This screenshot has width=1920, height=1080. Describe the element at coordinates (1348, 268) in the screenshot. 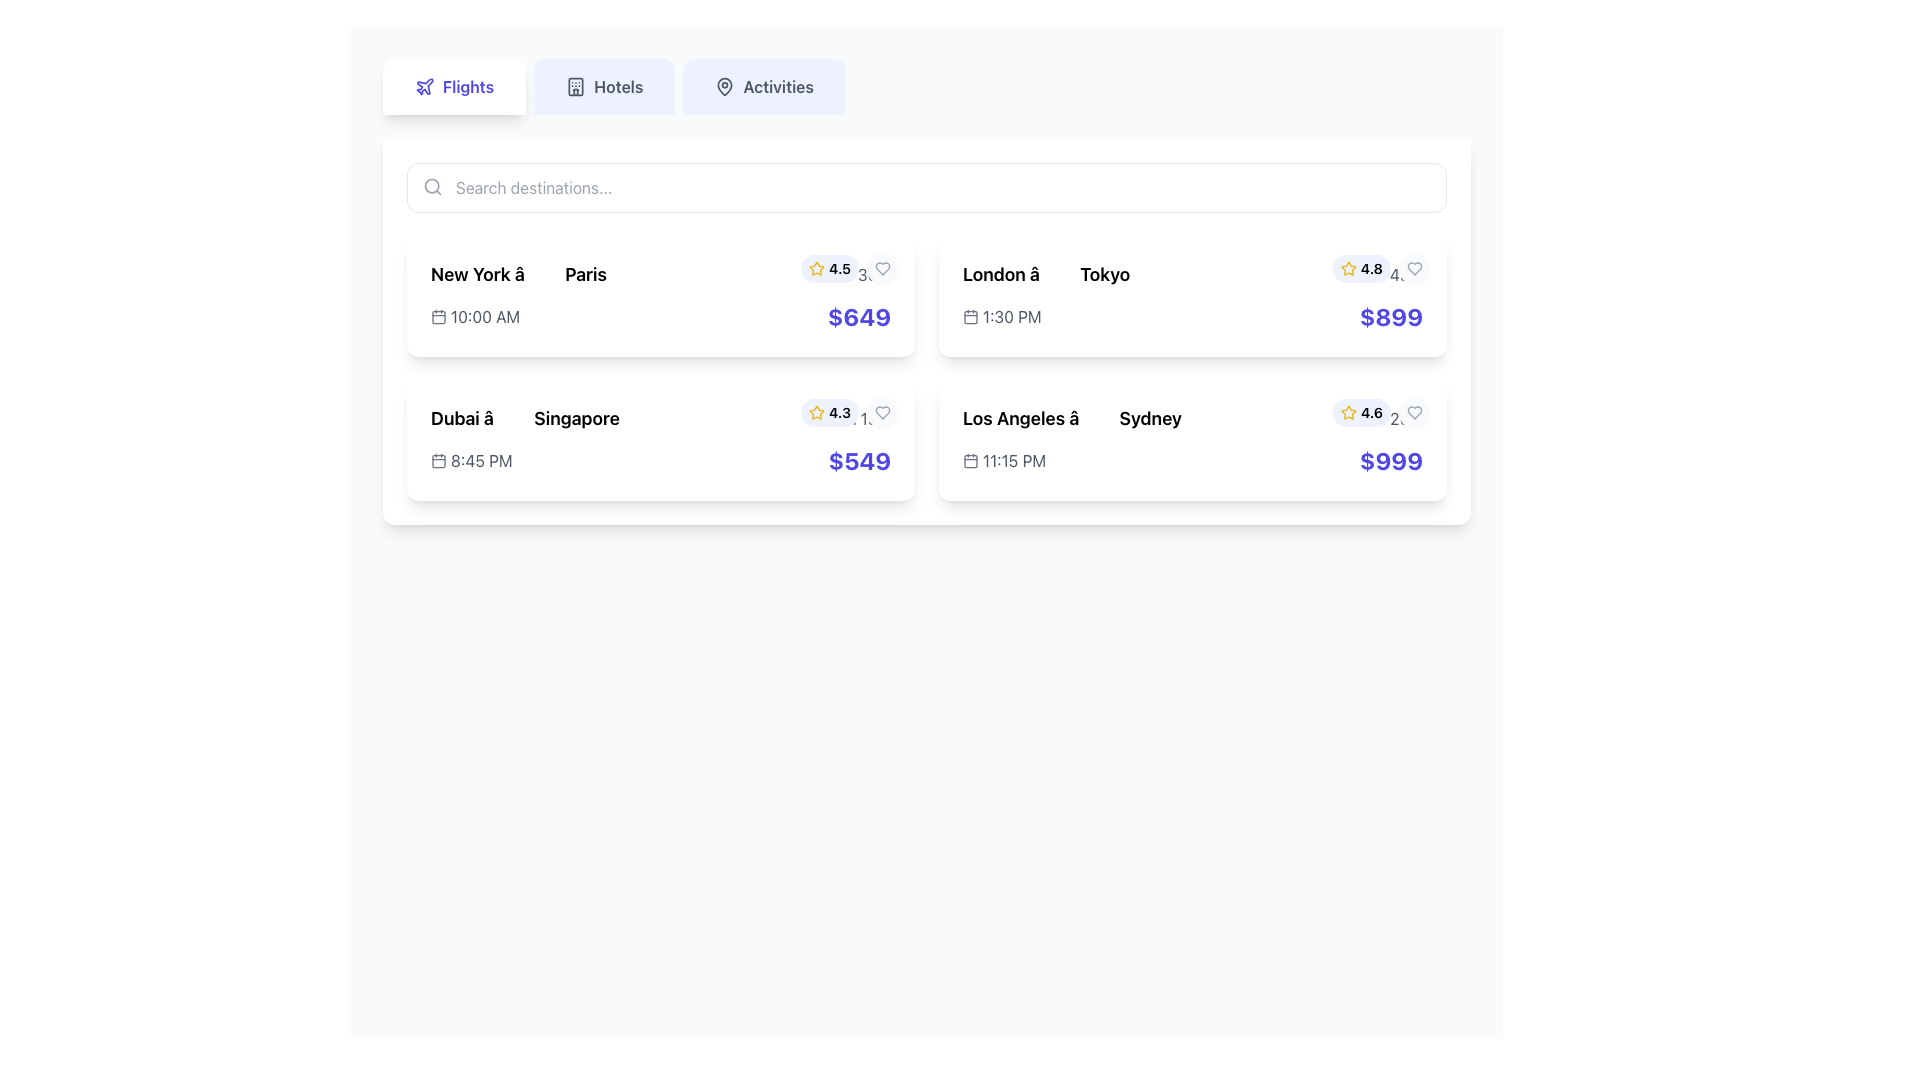

I see `the decorative star rating icon located in the top right section of the card labeled 'London to Tokyo', positioned to the left of the text '4.8'` at that location.